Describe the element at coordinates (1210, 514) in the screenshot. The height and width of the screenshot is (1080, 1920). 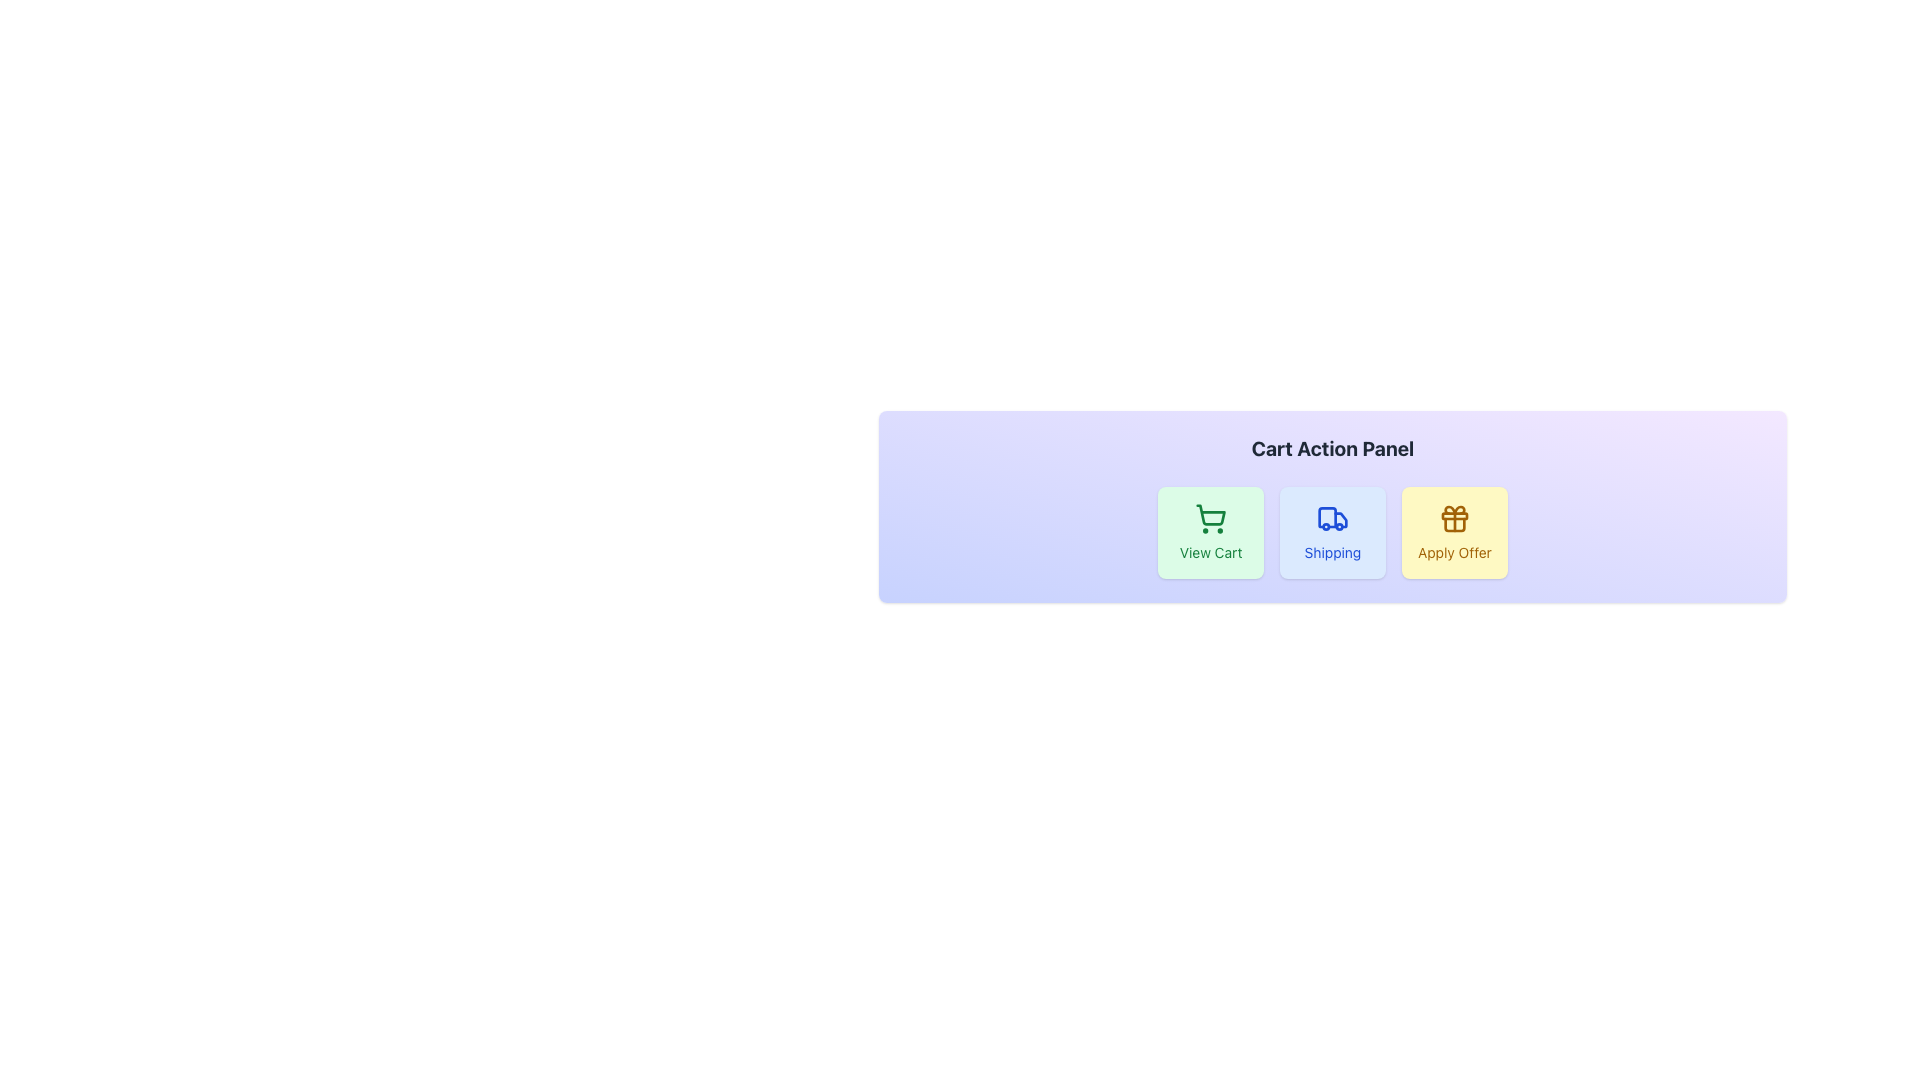
I see `the shopping cart icon located inside the 'View Cart' box in the 'Cart Action Panel'. This icon represents the cart's contents and shopping actions` at that location.